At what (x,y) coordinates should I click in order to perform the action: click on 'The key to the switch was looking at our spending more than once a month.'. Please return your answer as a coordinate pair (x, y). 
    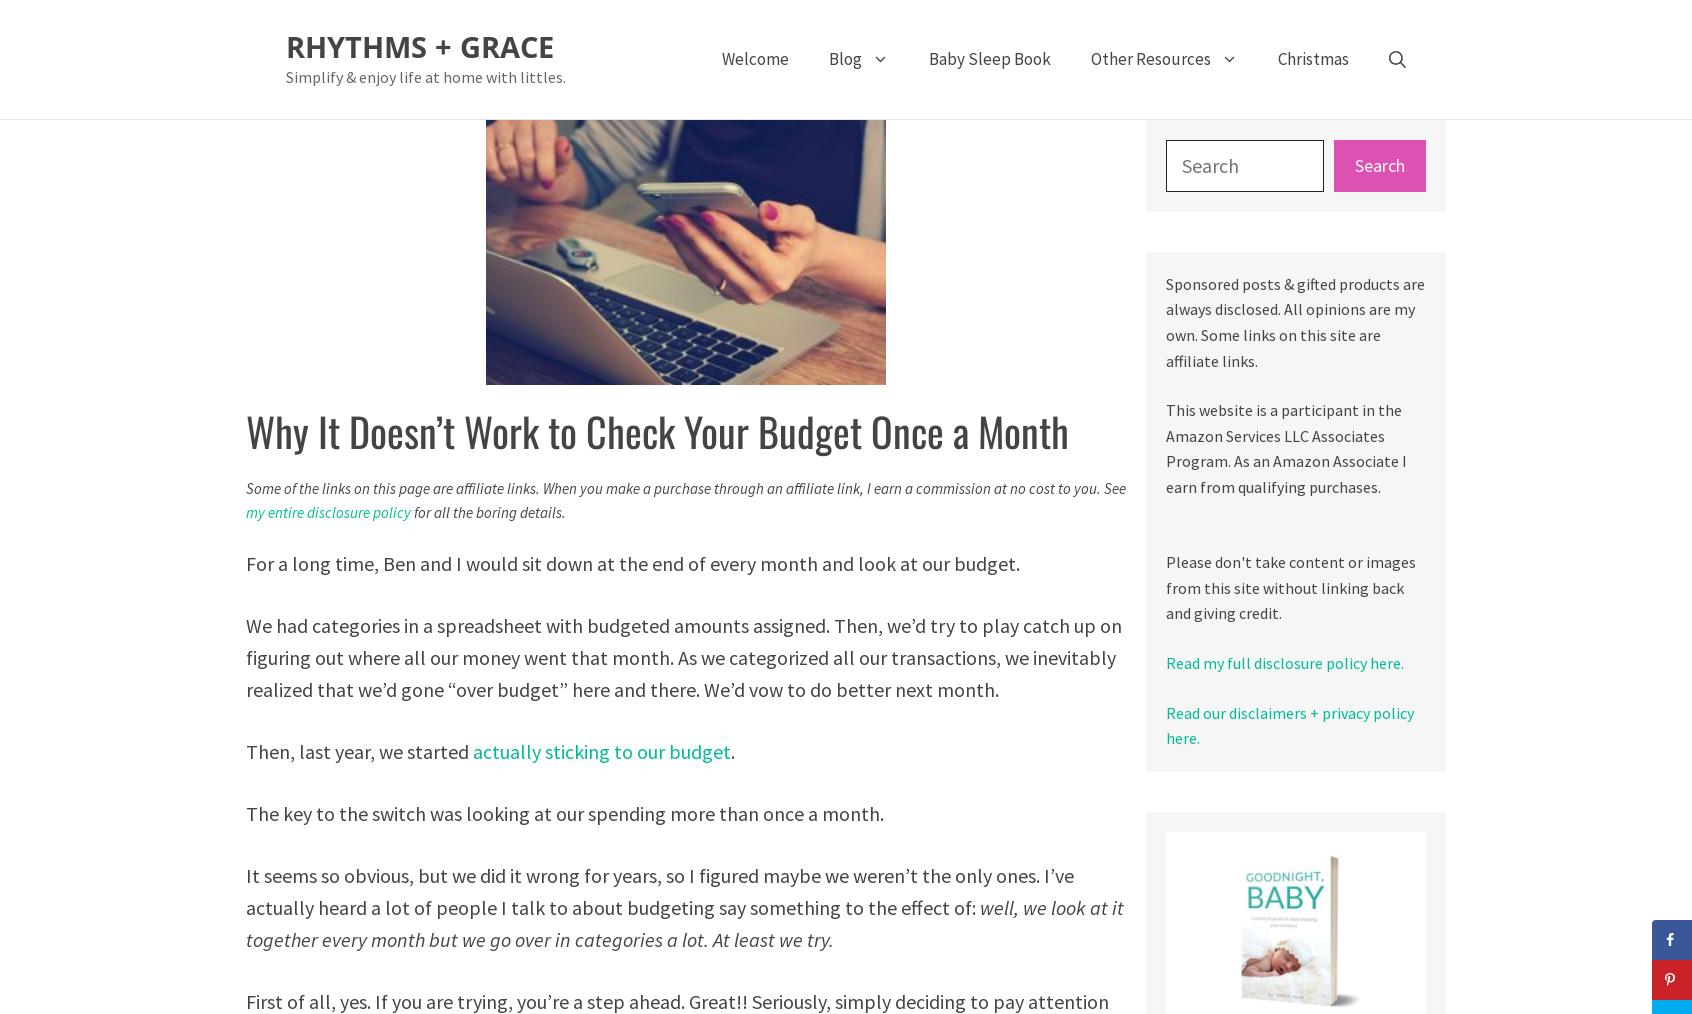
    Looking at the image, I should click on (564, 812).